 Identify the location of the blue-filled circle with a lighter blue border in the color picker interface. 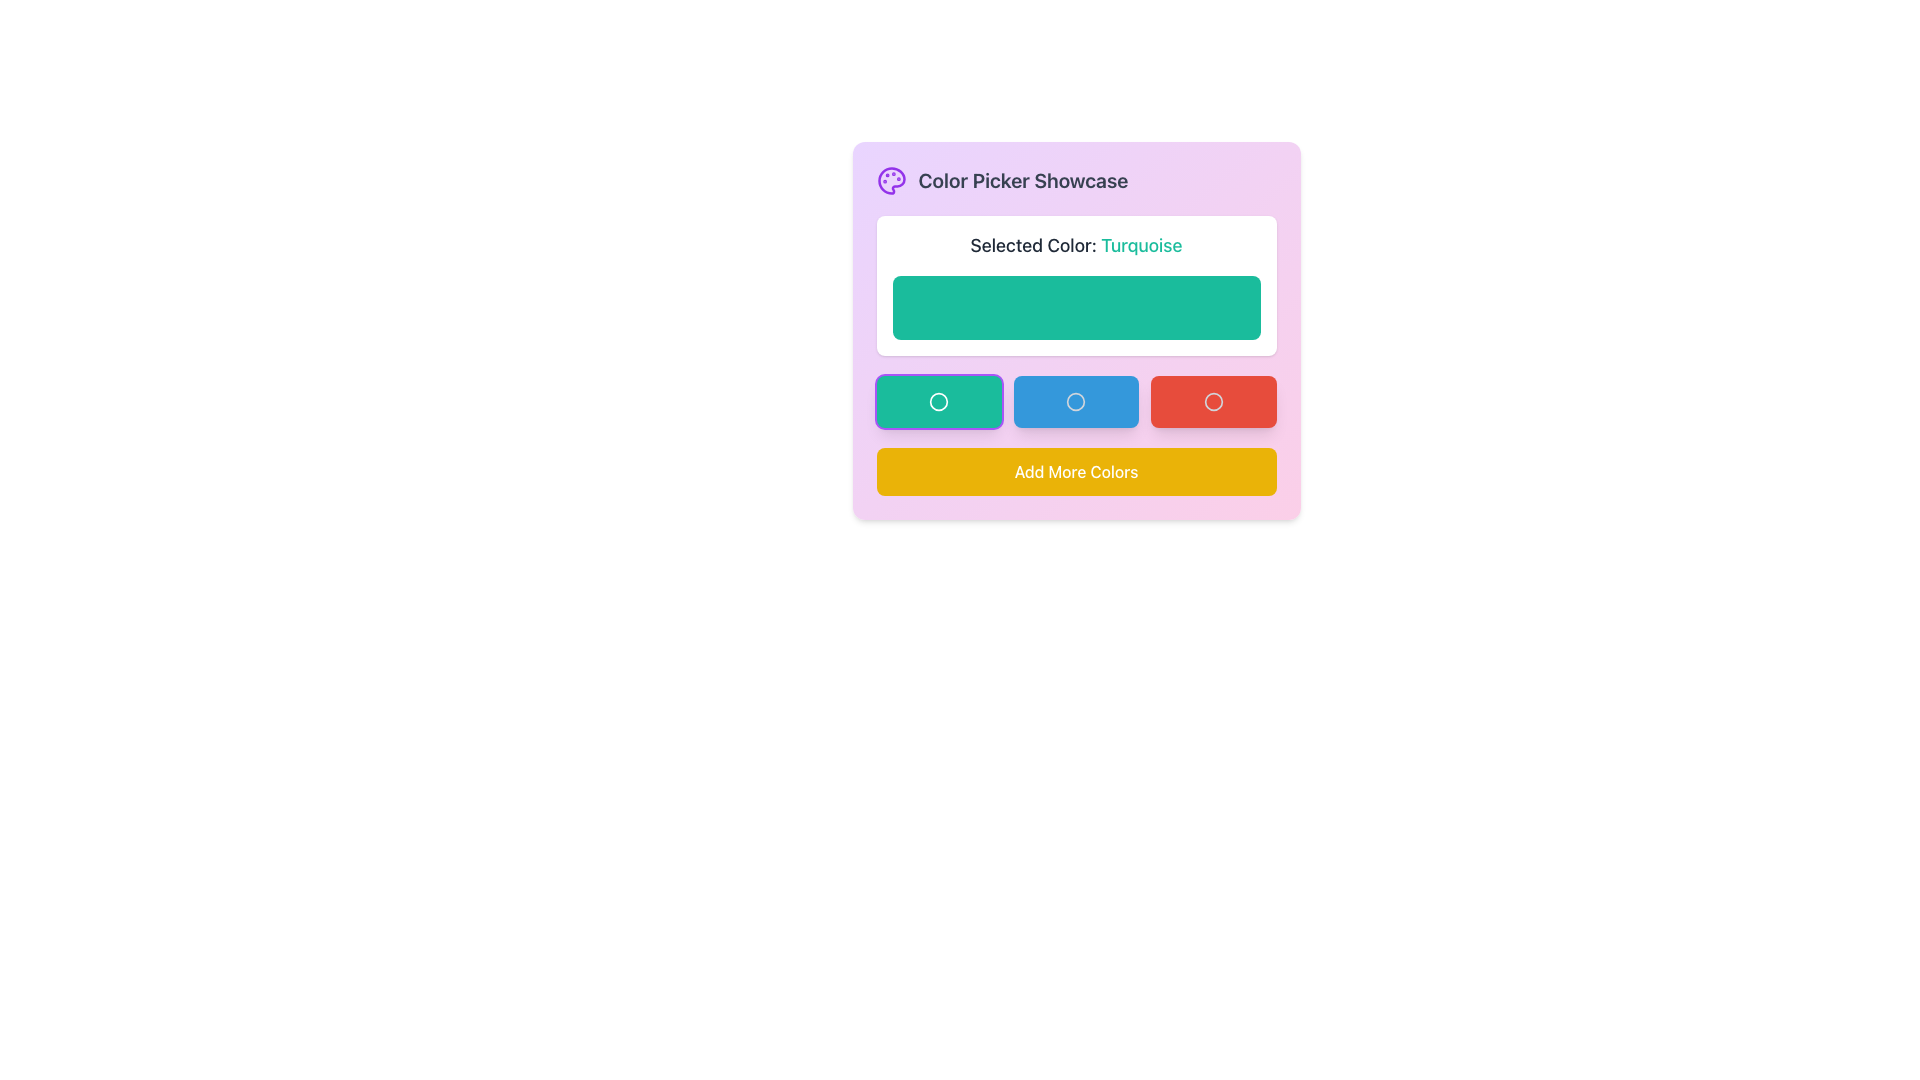
(1075, 401).